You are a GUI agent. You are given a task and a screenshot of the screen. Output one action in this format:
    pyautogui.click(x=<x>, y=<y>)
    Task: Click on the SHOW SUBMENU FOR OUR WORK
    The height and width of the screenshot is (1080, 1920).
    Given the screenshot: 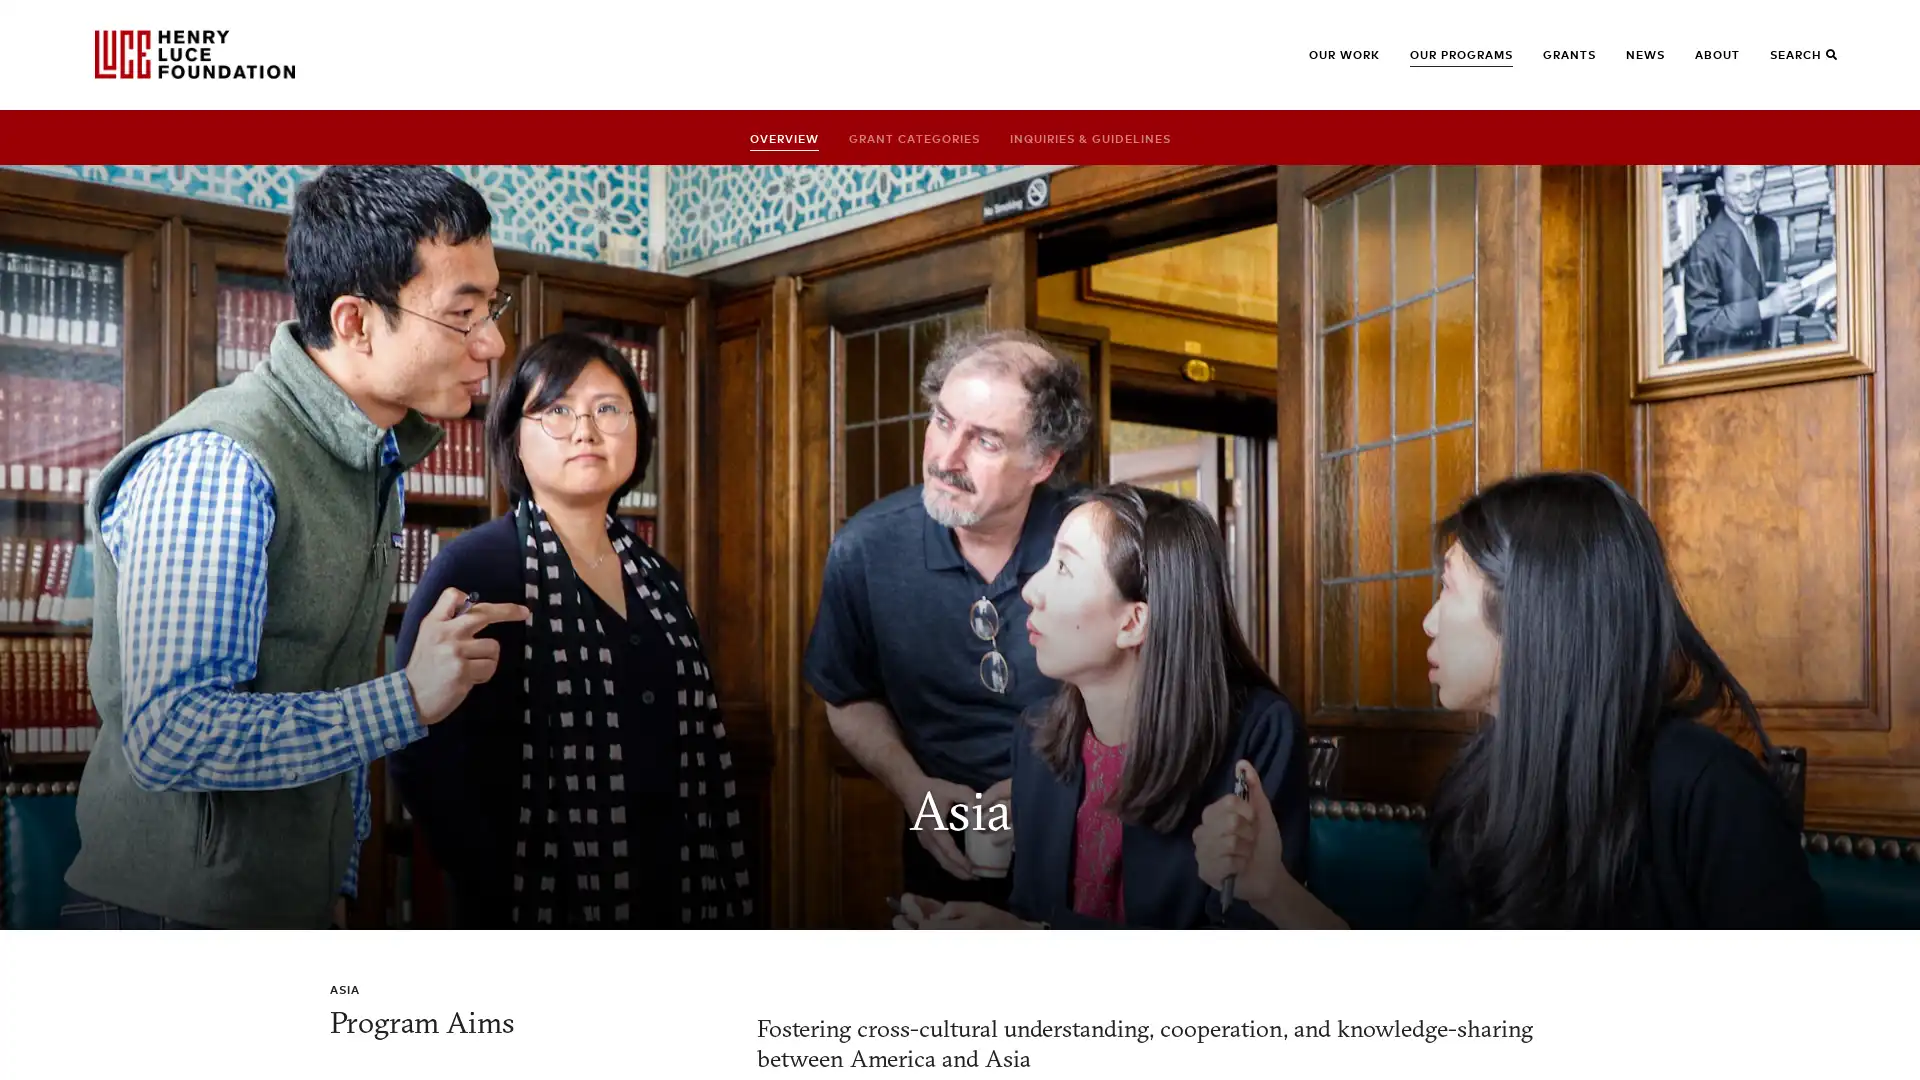 What is the action you would take?
    pyautogui.click(x=1340, y=63)
    